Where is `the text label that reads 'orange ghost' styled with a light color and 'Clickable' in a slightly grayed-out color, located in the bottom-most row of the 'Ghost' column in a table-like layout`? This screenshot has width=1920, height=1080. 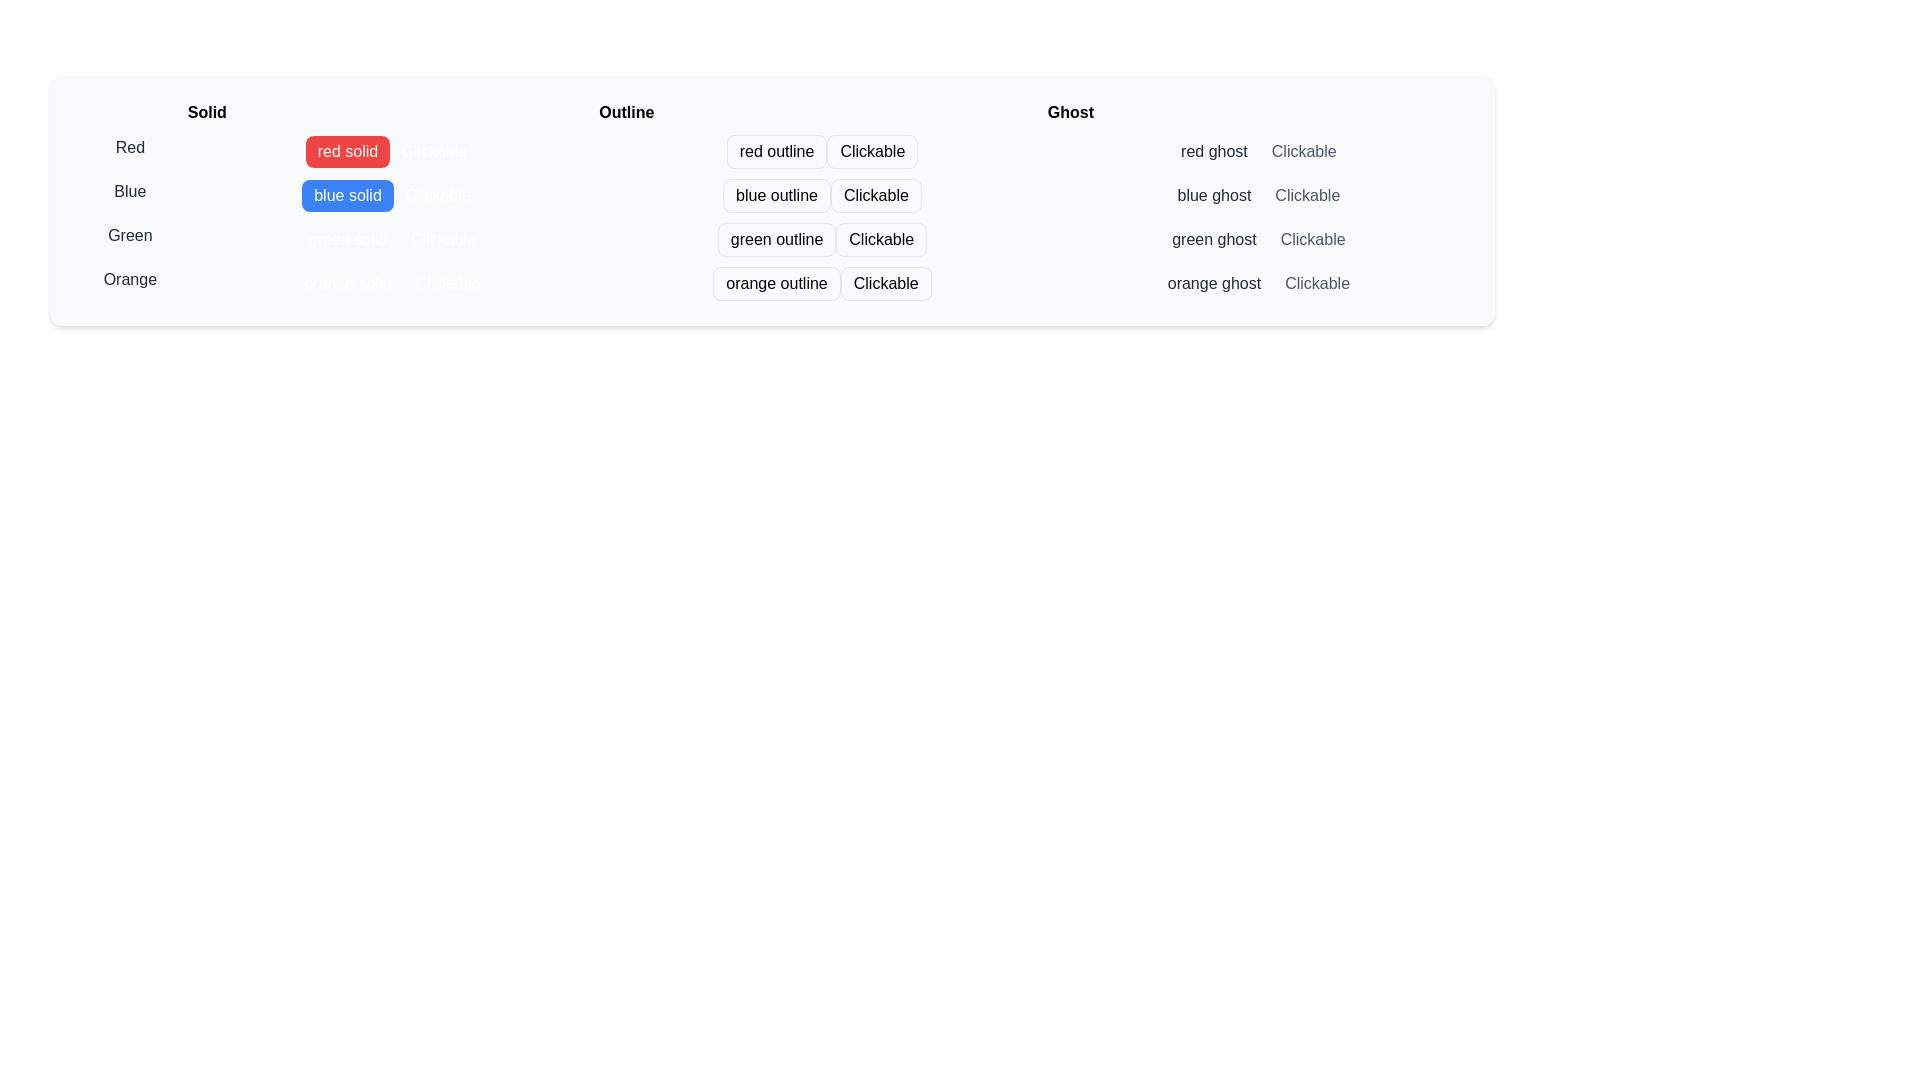
the text label that reads 'orange ghost' styled with a light color and 'Clickable' in a slightly grayed-out color, located in the bottom-most row of the 'Ghost' column in a table-like layout is located at coordinates (1257, 280).